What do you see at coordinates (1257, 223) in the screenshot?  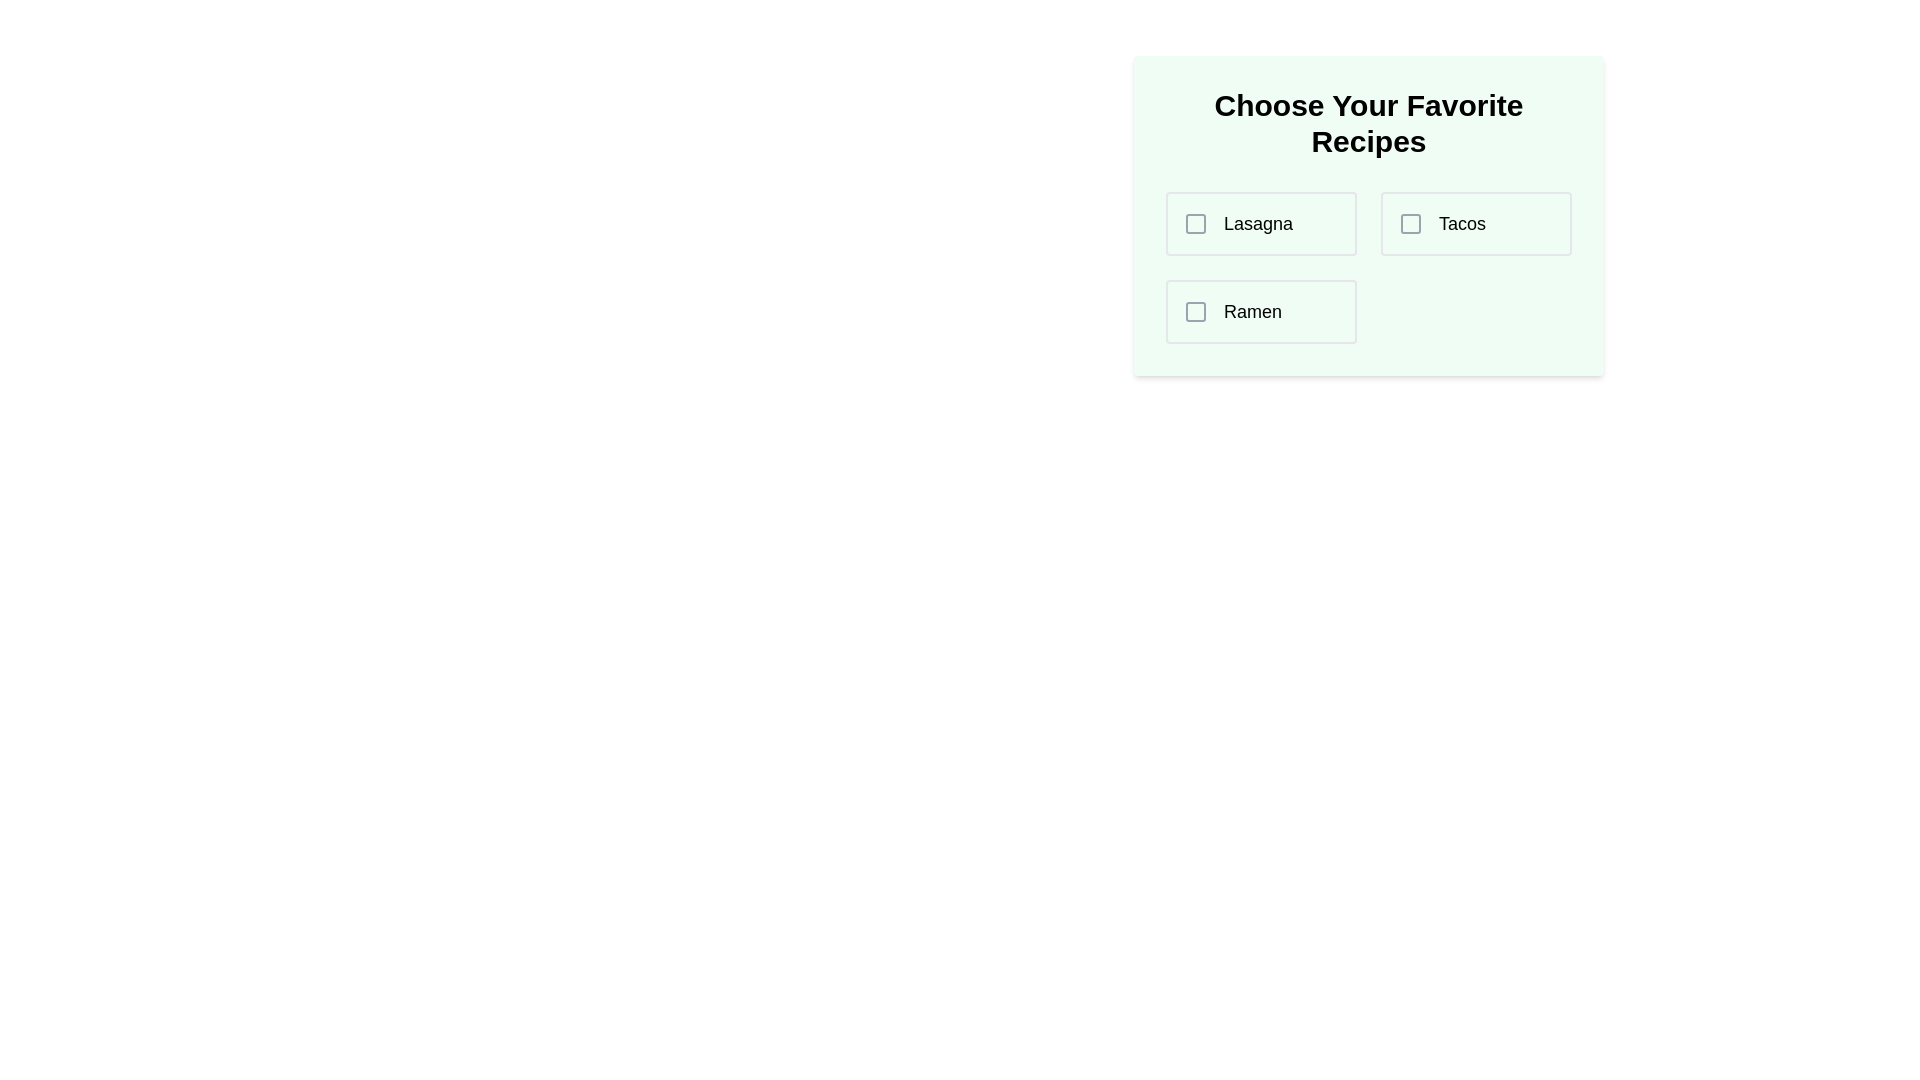 I see `the text label identifying the 'Lasagna' option, which is located to the right of a checkbox in the 'Choose Your Favorite Recipes' section` at bounding box center [1257, 223].